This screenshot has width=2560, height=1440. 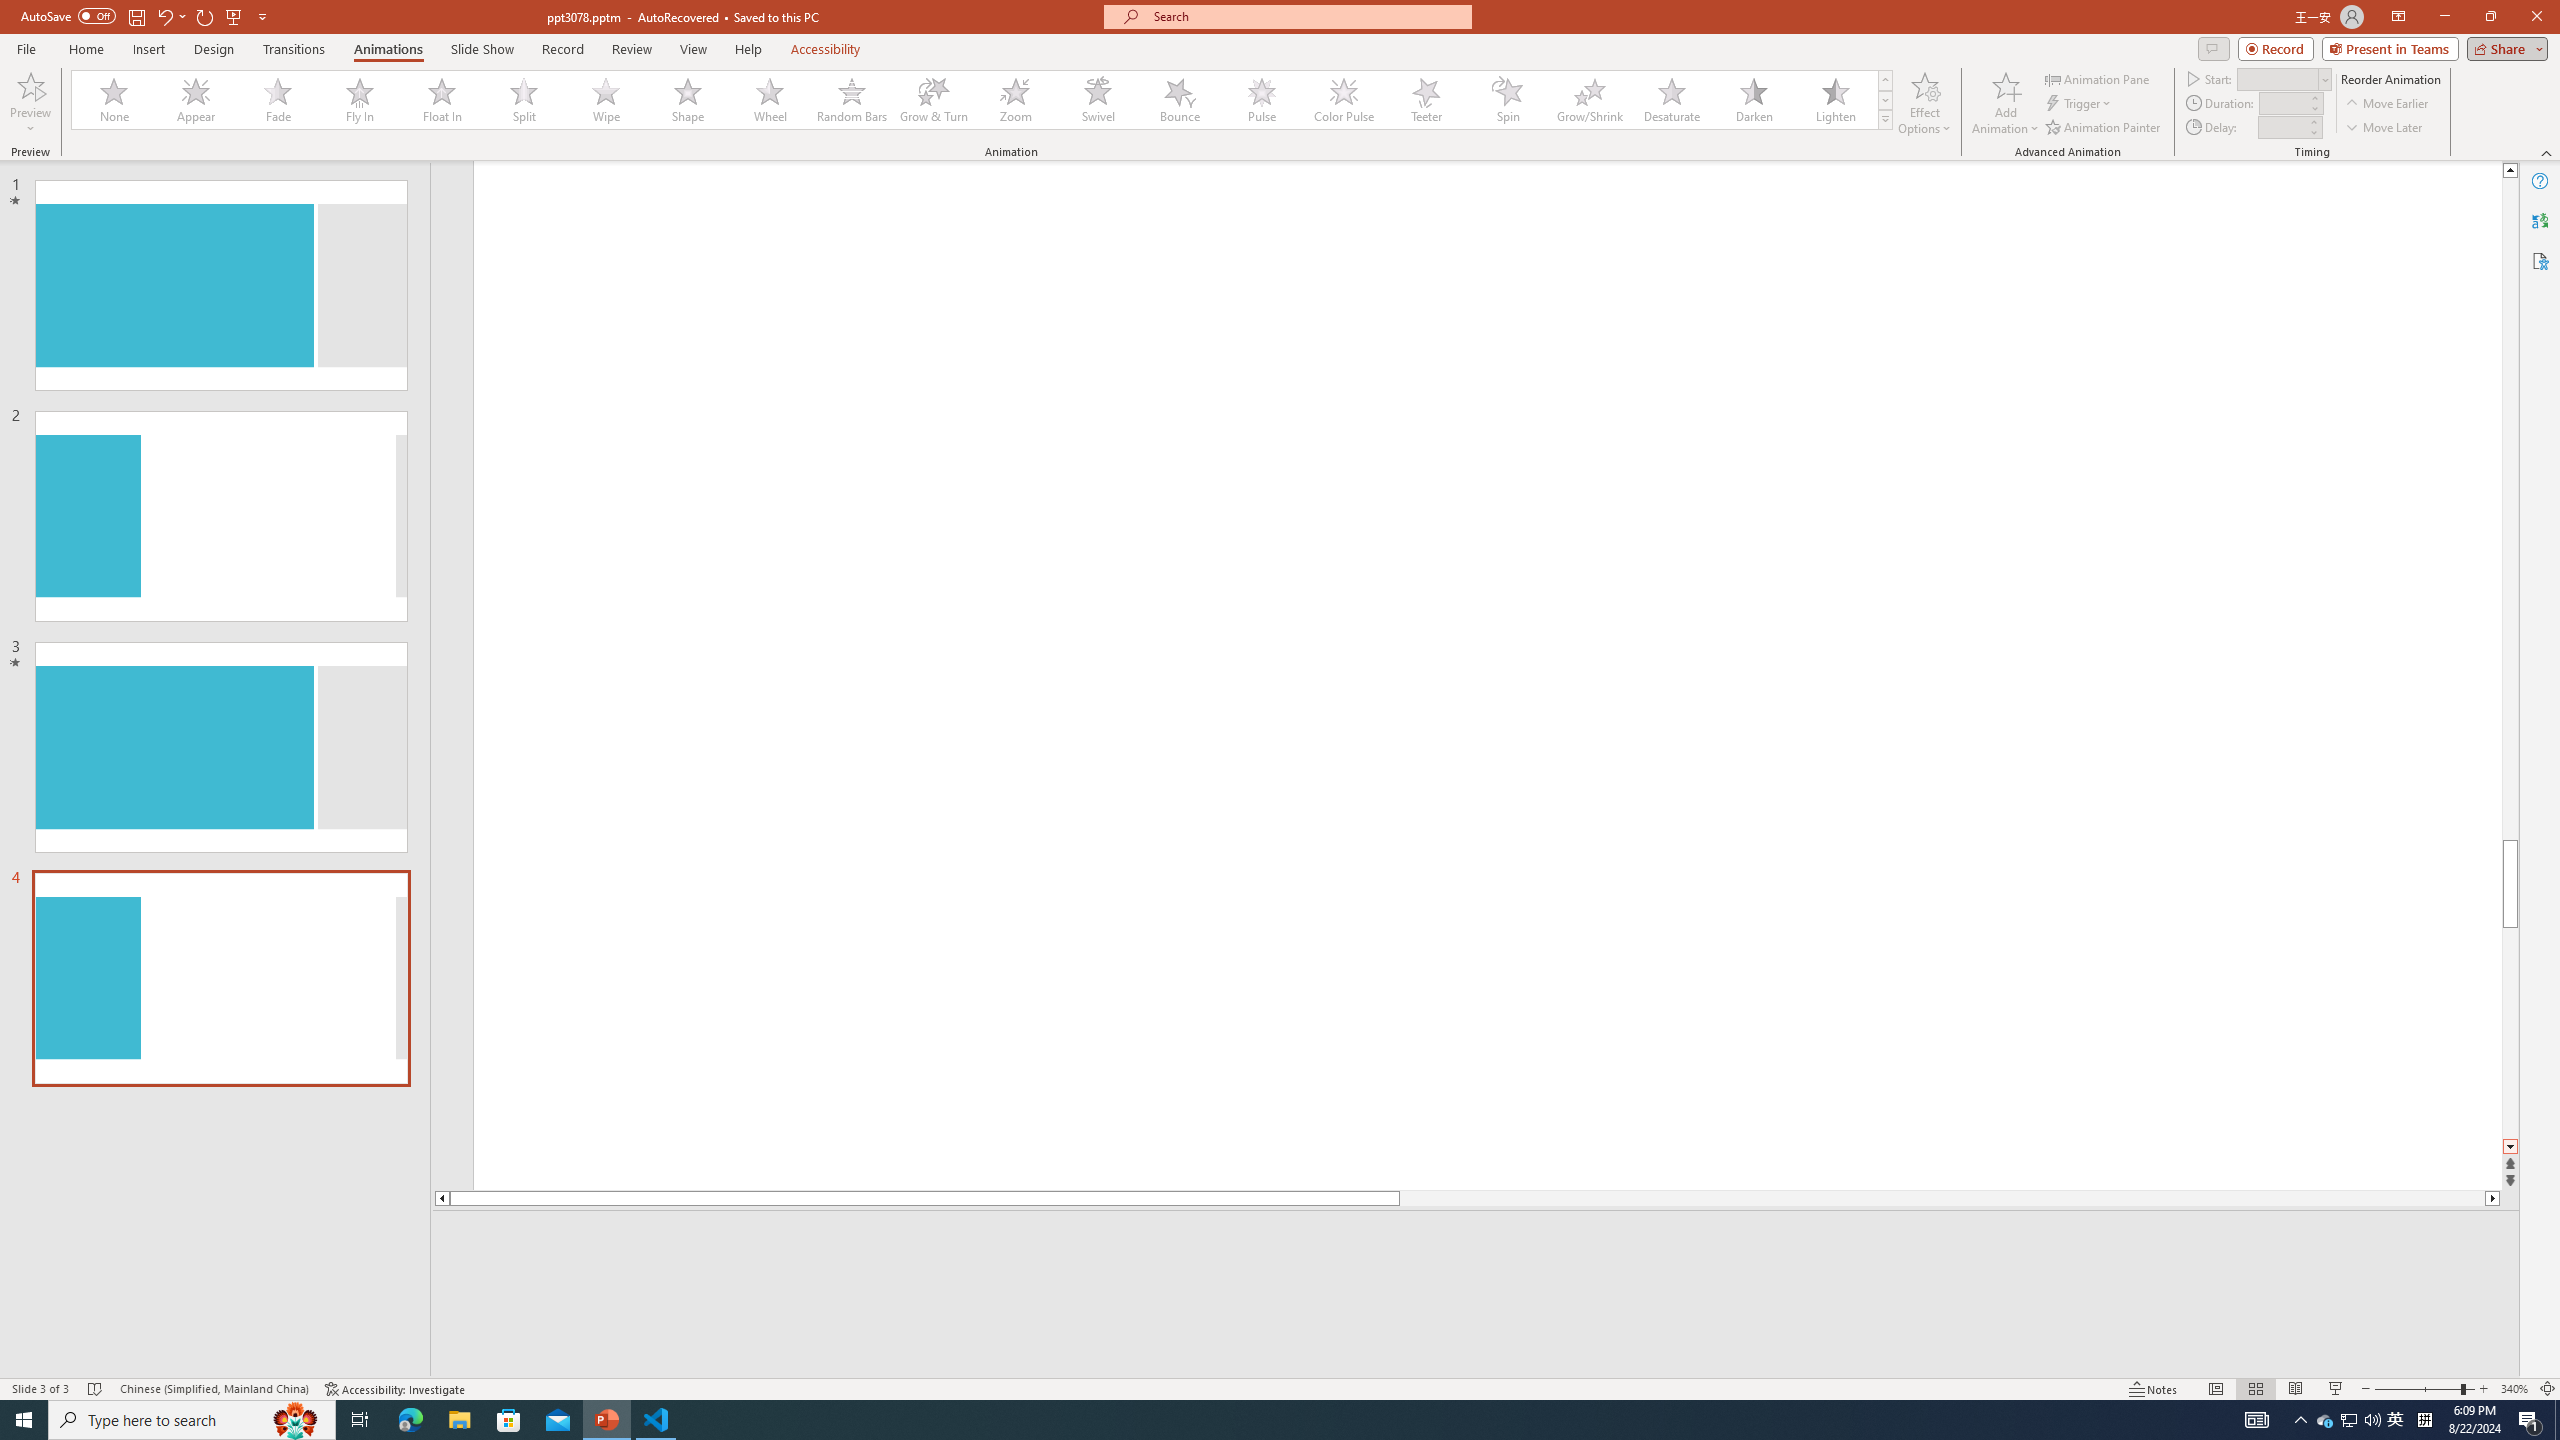 What do you see at coordinates (1589, 99) in the screenshot?
I see `'Grow/Shrink'` at bounding box center [1589, 99].